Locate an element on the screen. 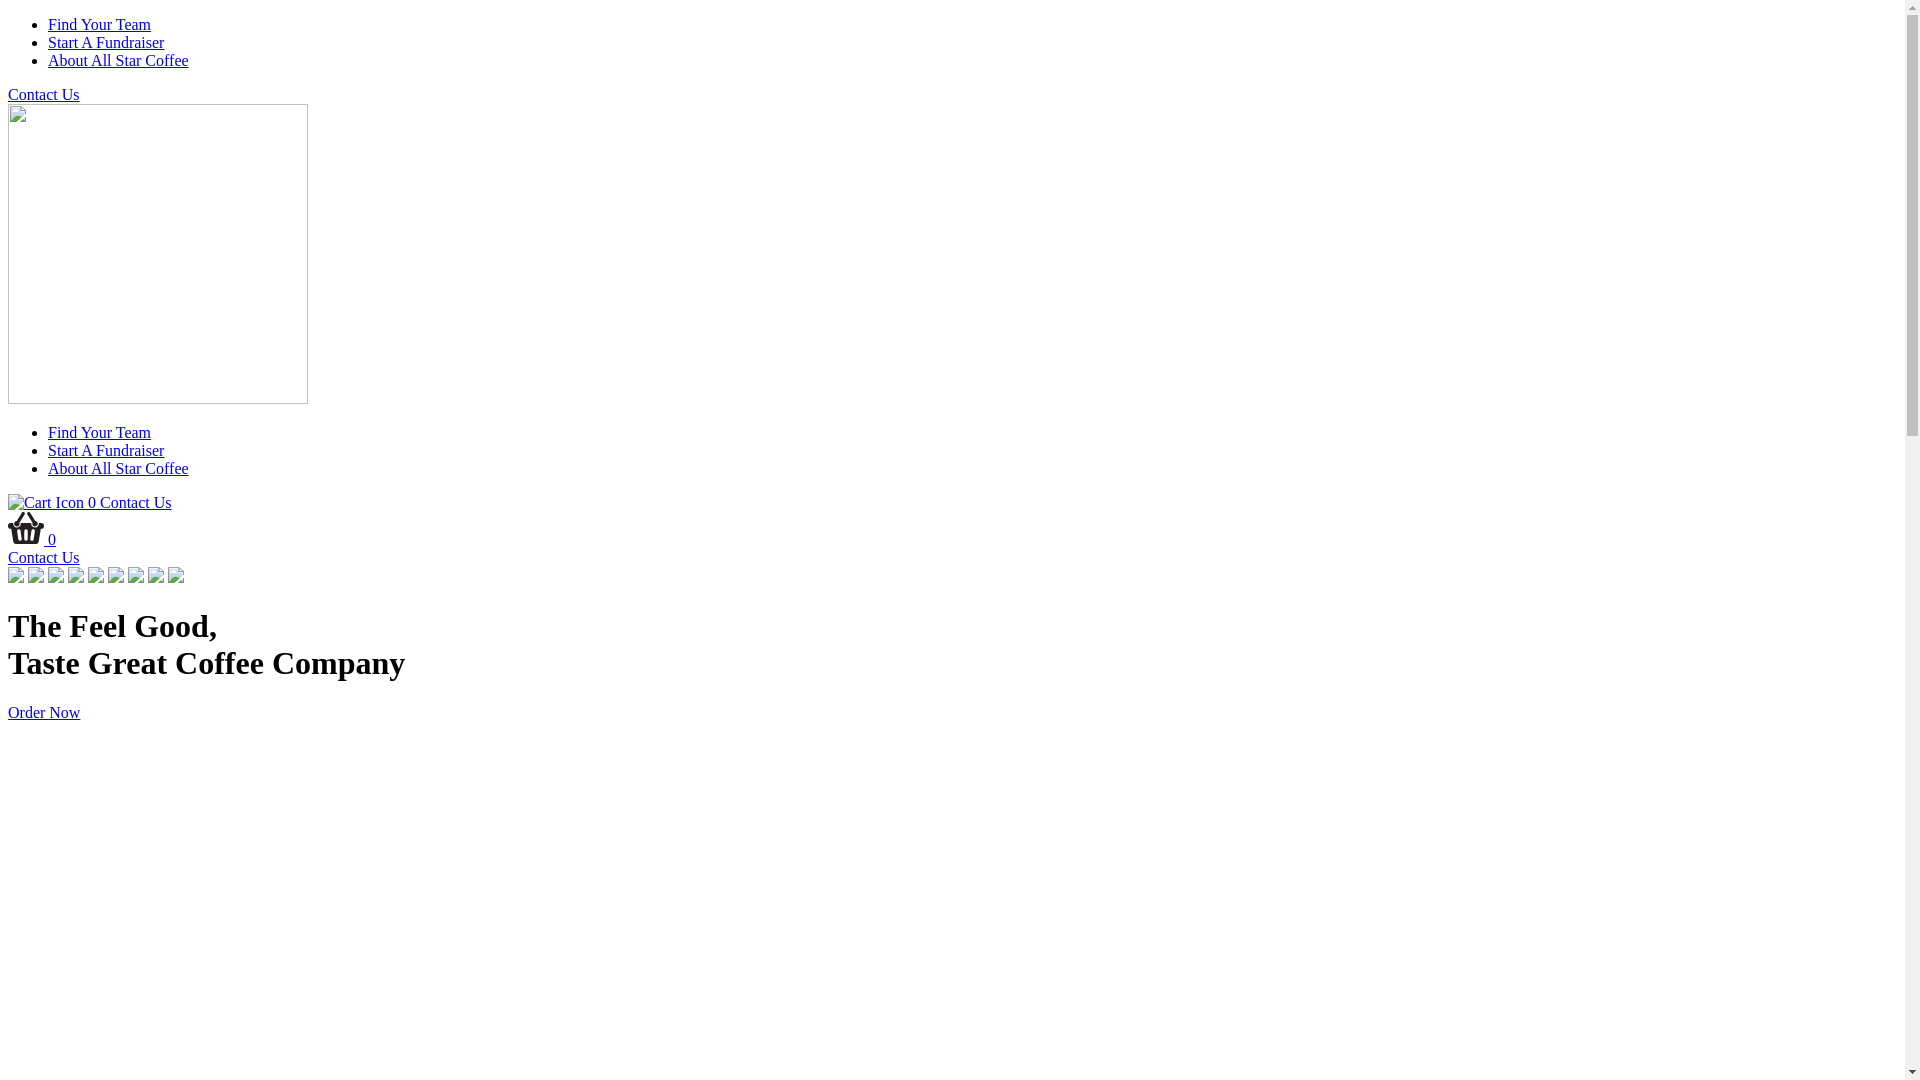 The height and width of the screenshot is (1080, 1920). '0' is located at coordinates (32, 538).